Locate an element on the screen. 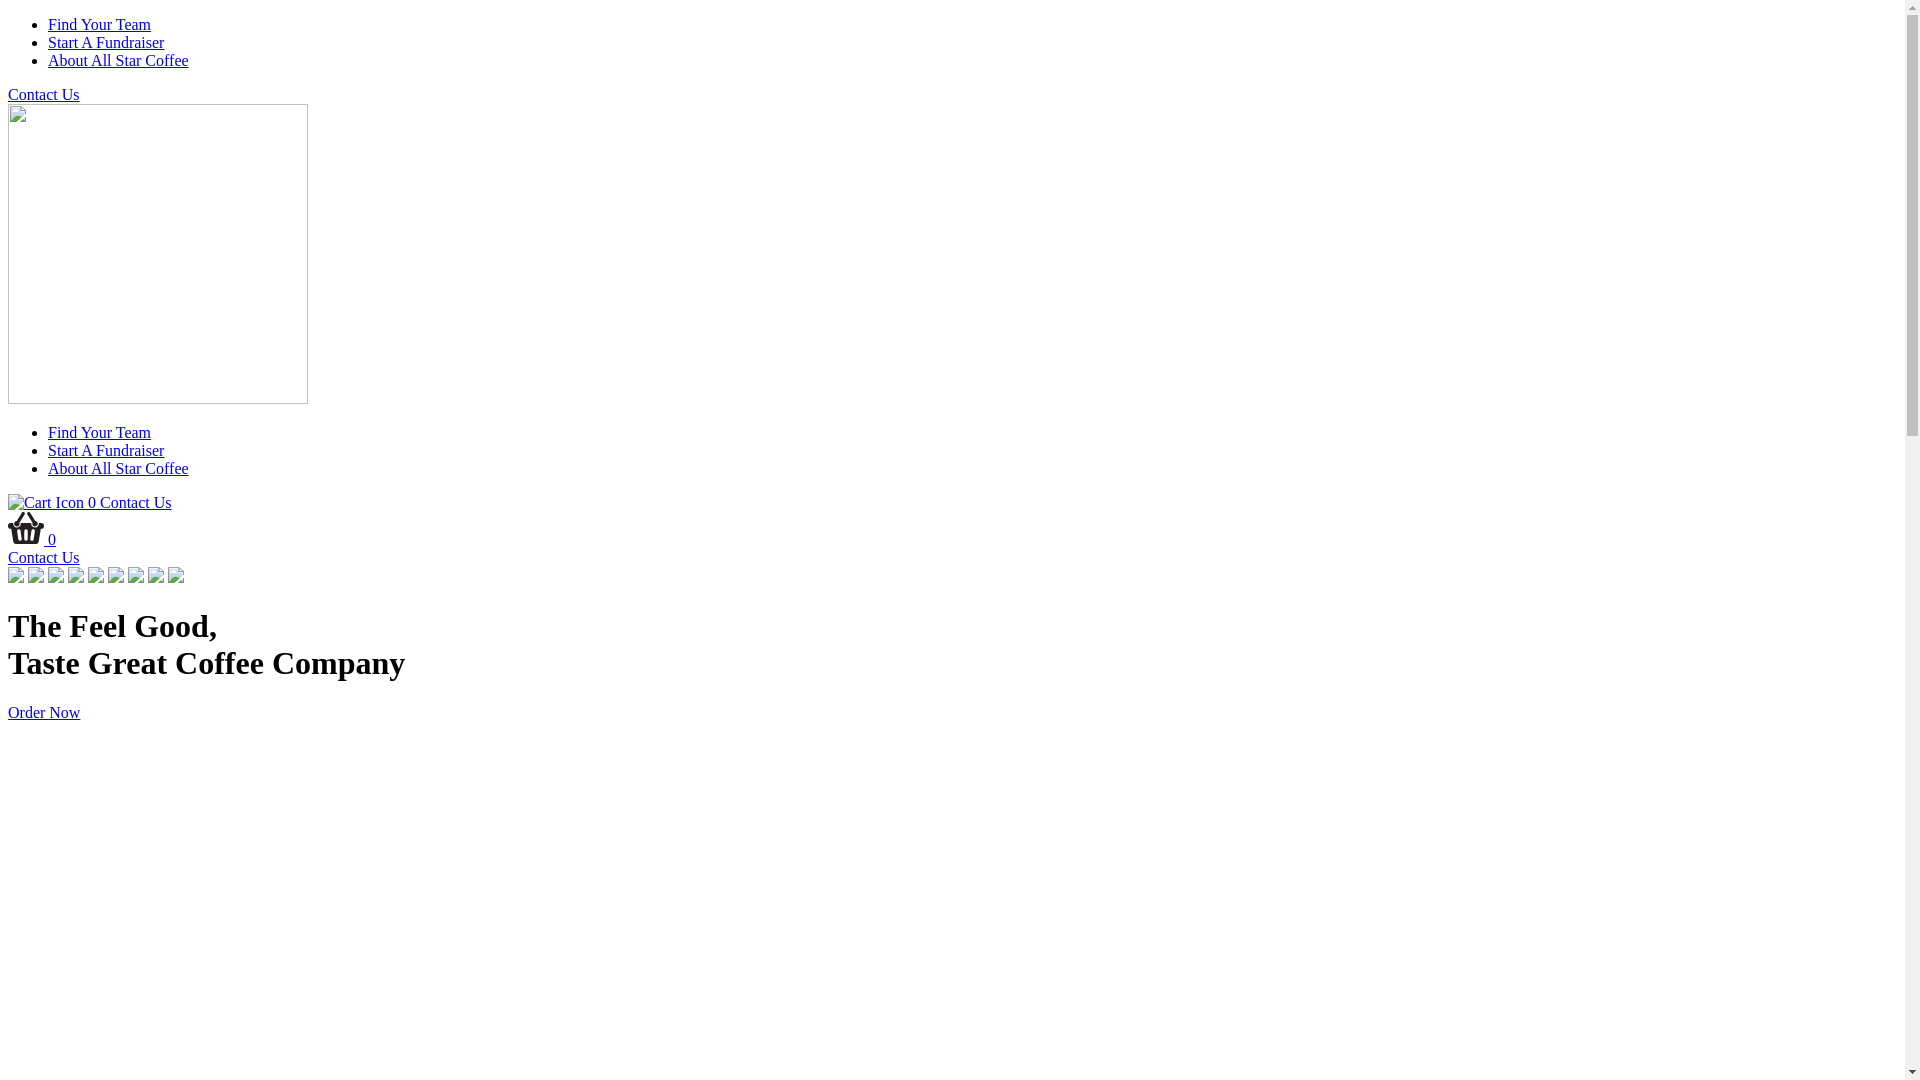 The height and width of the screenshot is (1080, 1920). '0' is located at coordinates (32, 538).